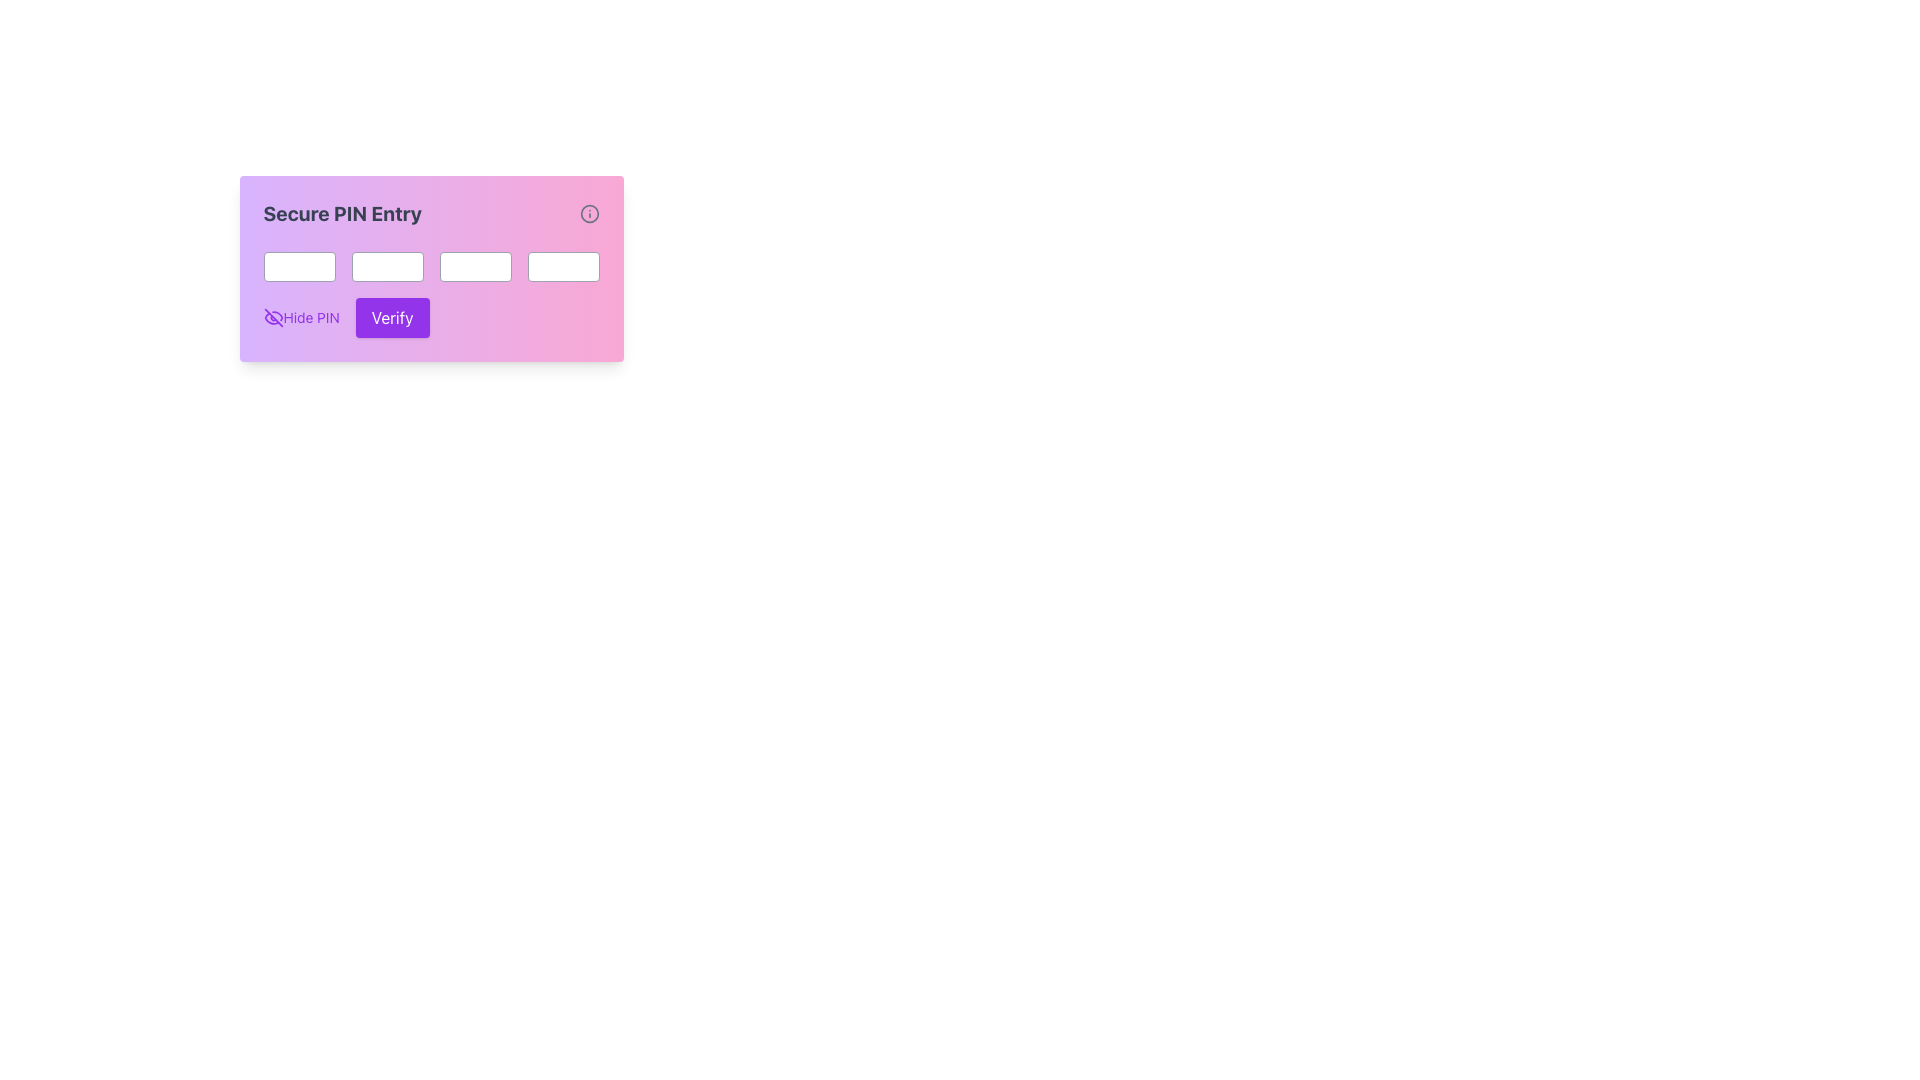 The image size is (1920, 1080). I want to click on the verification button located centrally below the PIN entry boxes, so click(392, 316).